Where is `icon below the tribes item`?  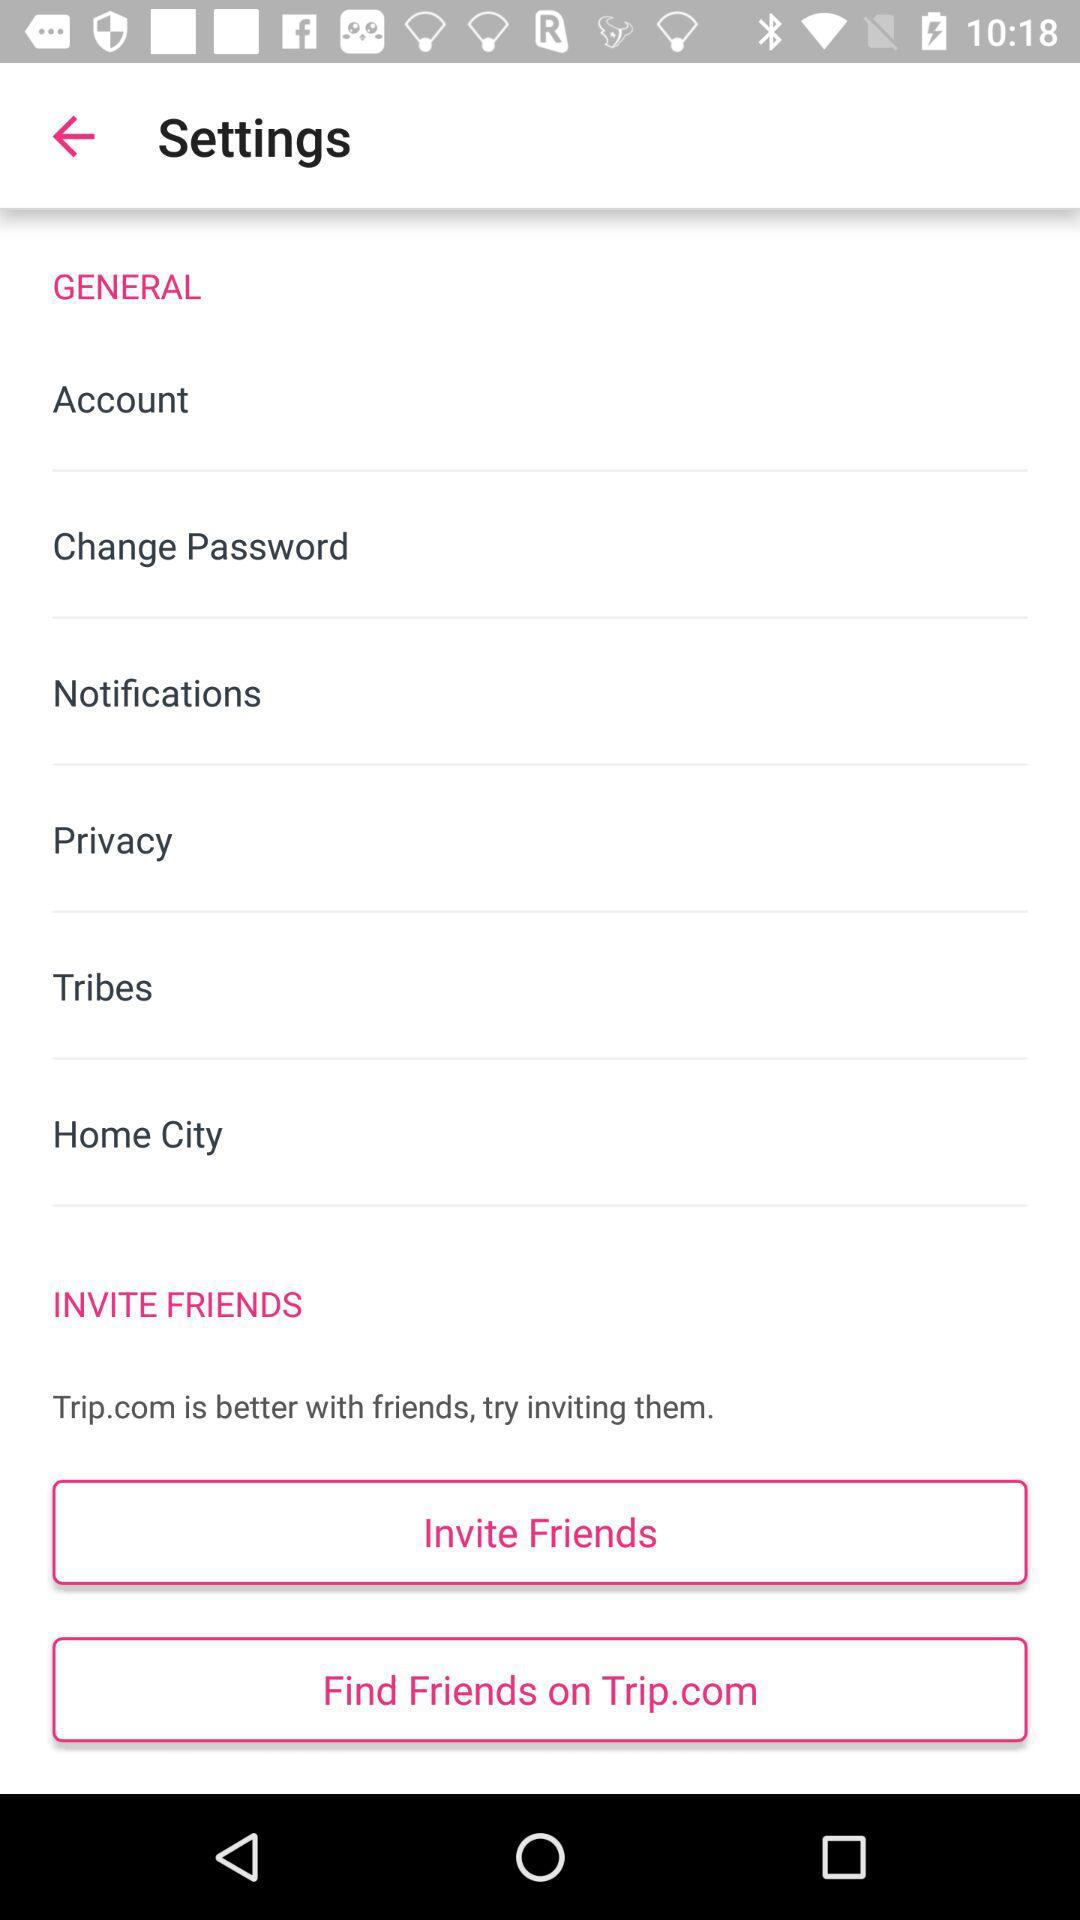 icon below the tribes item is located at coordinates (540, 1133).